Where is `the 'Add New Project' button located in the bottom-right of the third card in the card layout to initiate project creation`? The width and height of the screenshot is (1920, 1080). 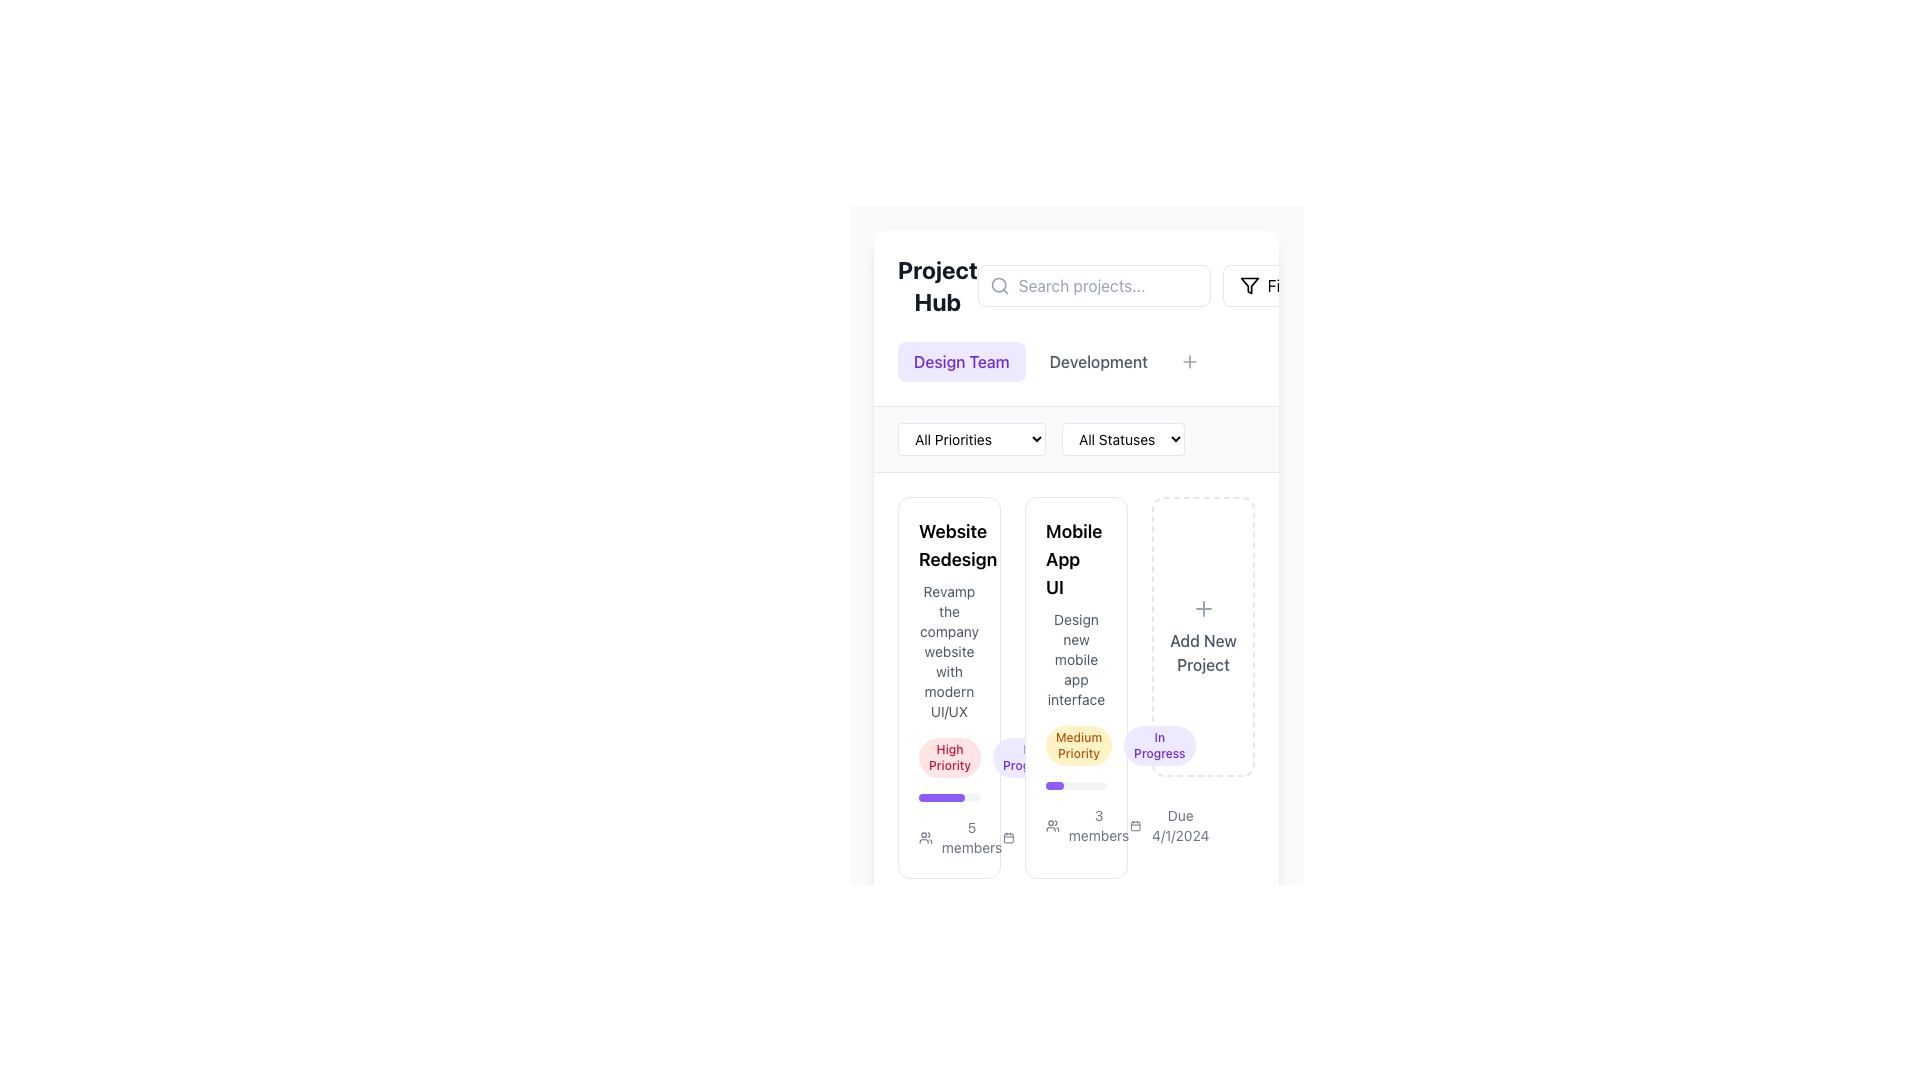 the 'Add New Project' button located in the bottom-right of the third card in the card layout to initiate project creation is located at coordinates (1202, 636).